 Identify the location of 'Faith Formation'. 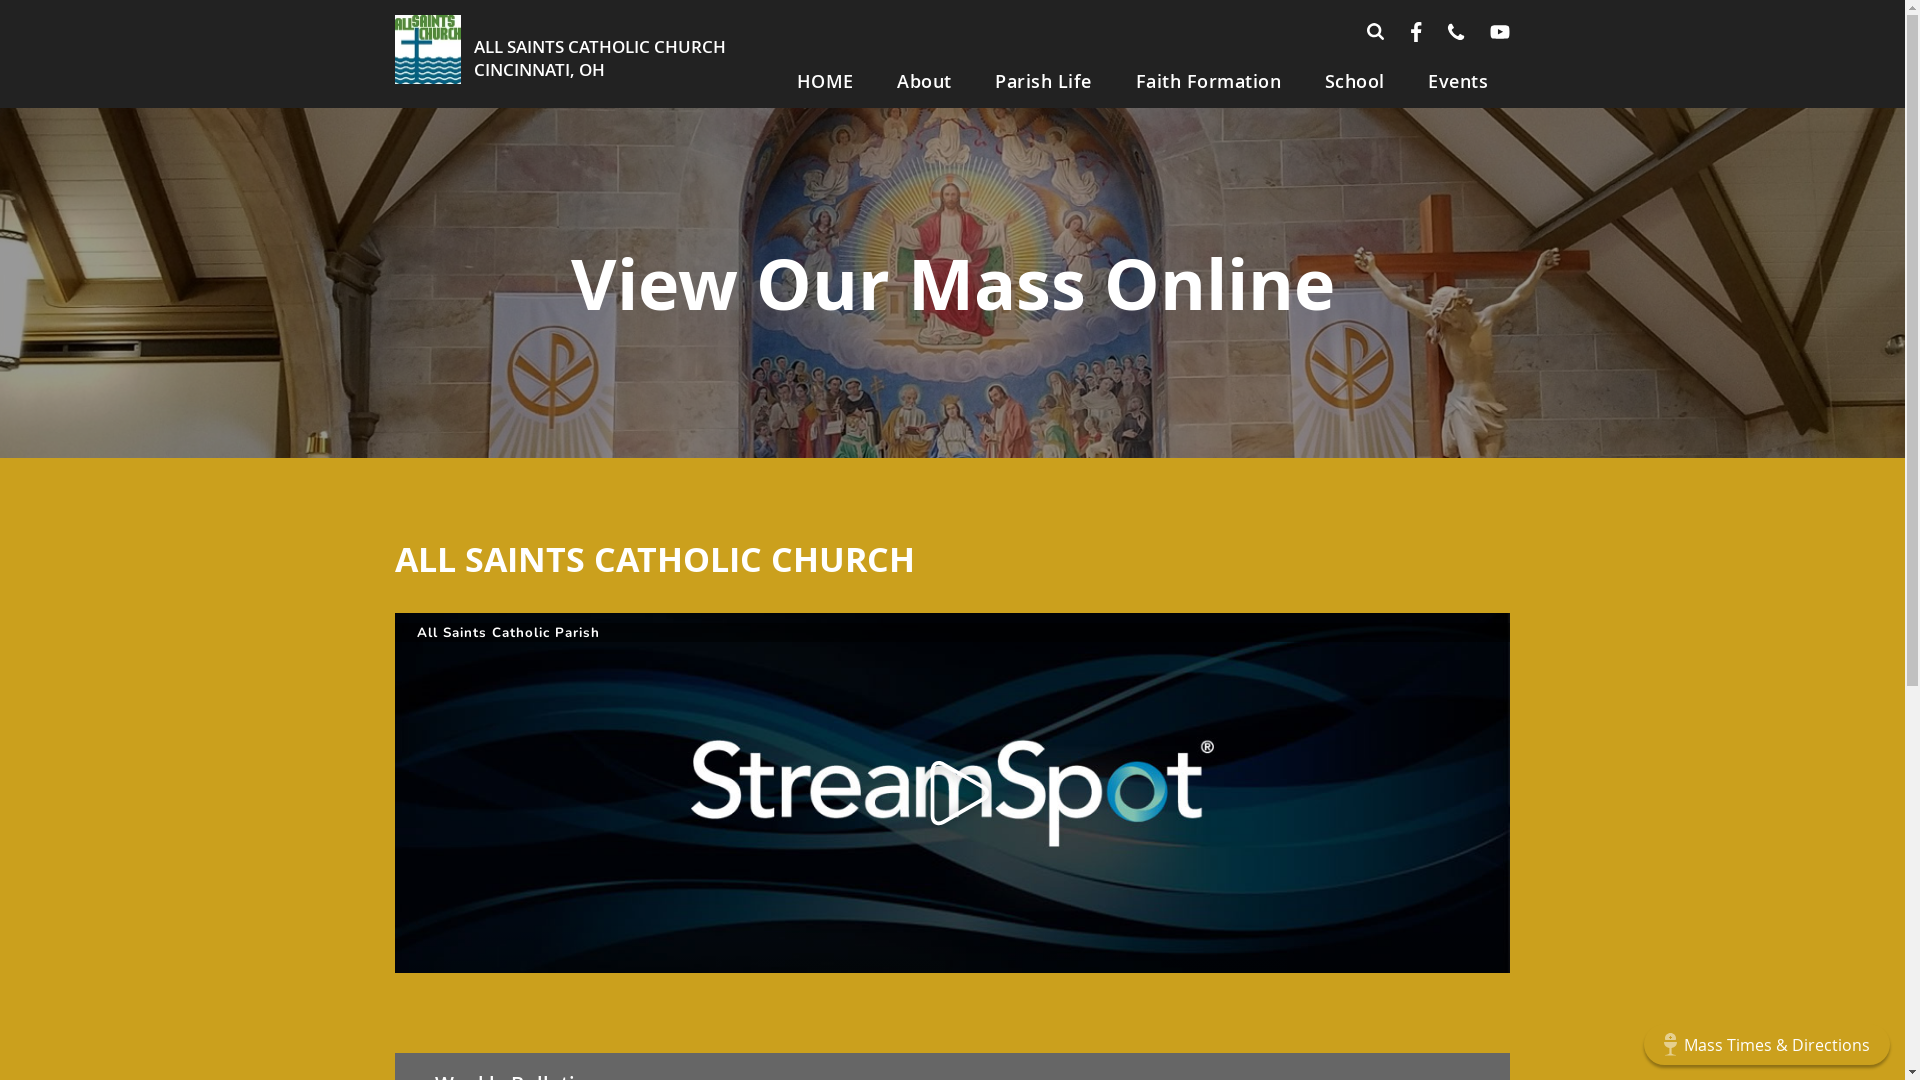
(1207, 80).